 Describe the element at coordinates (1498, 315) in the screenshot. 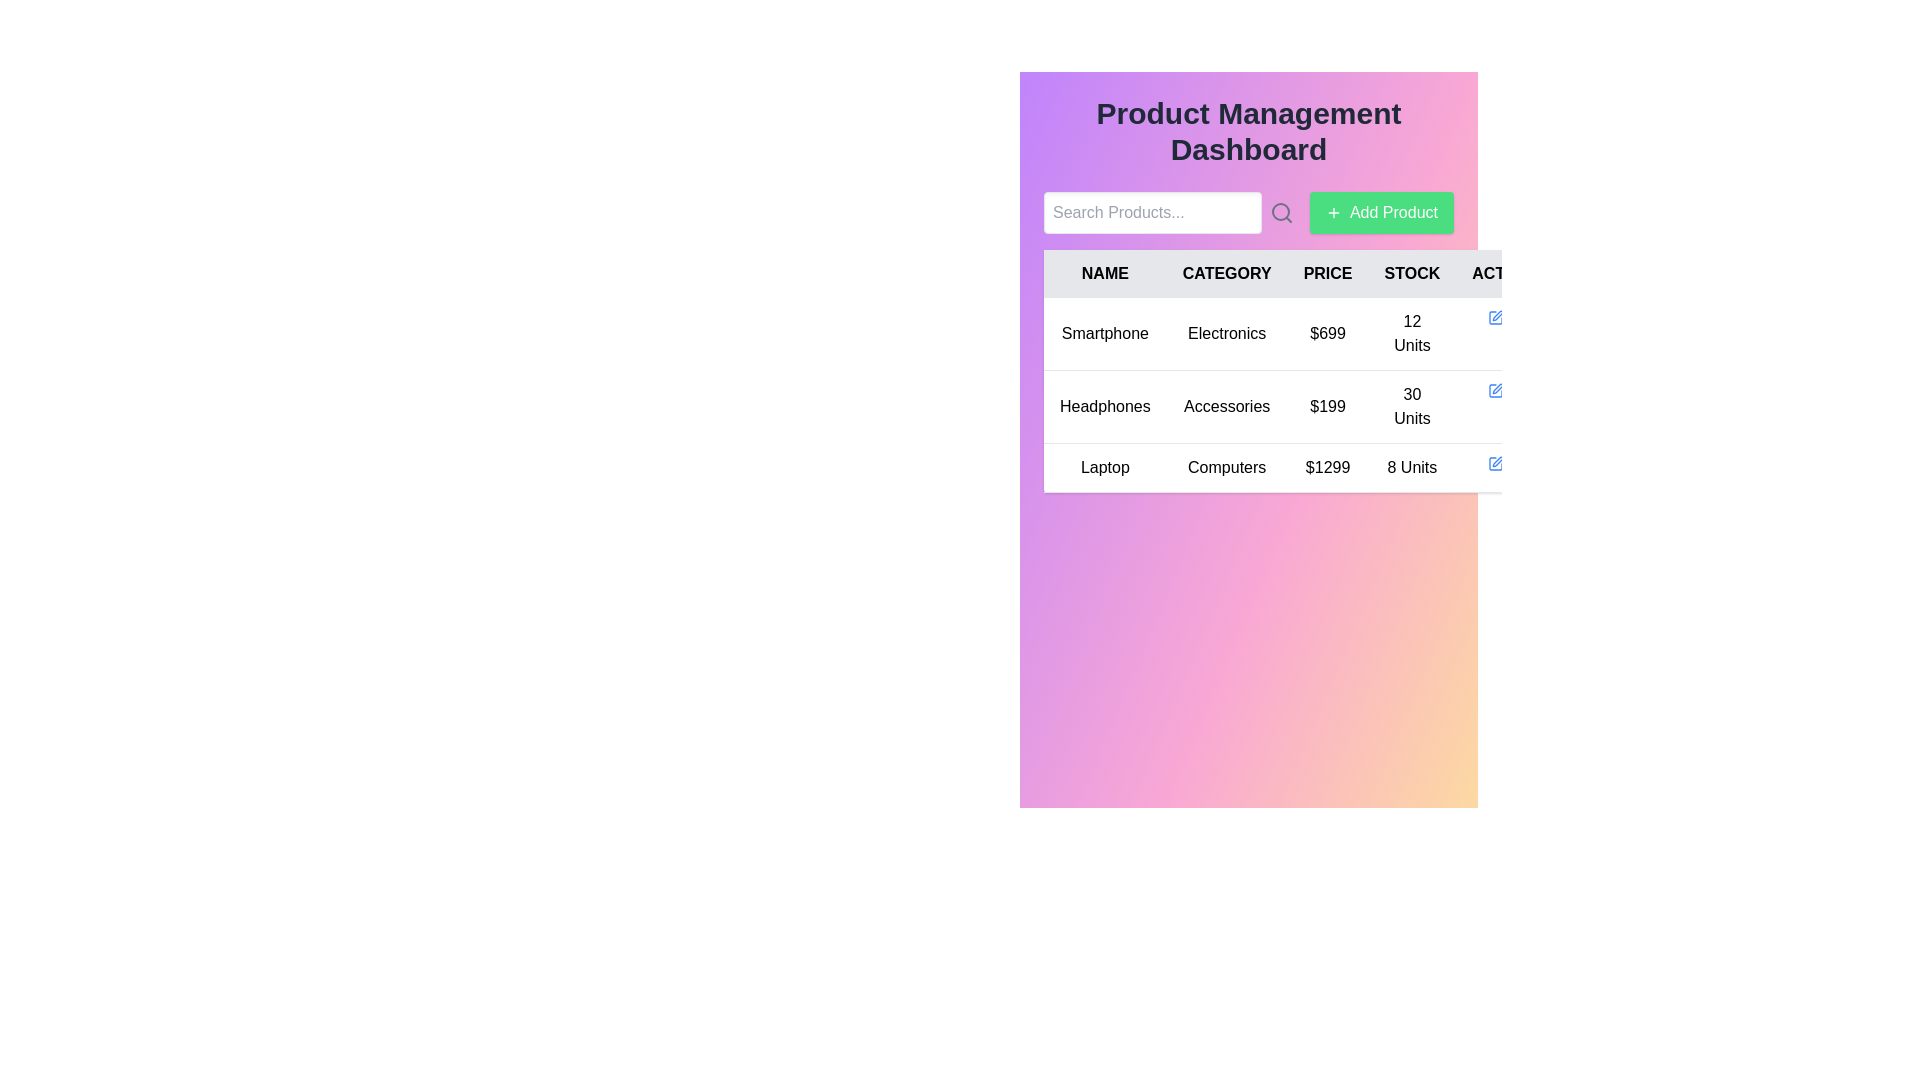

I see `the 'edit' vector graphic icon located to the right of the 'Smartphone' row under the 'ACTION' column` at that location.